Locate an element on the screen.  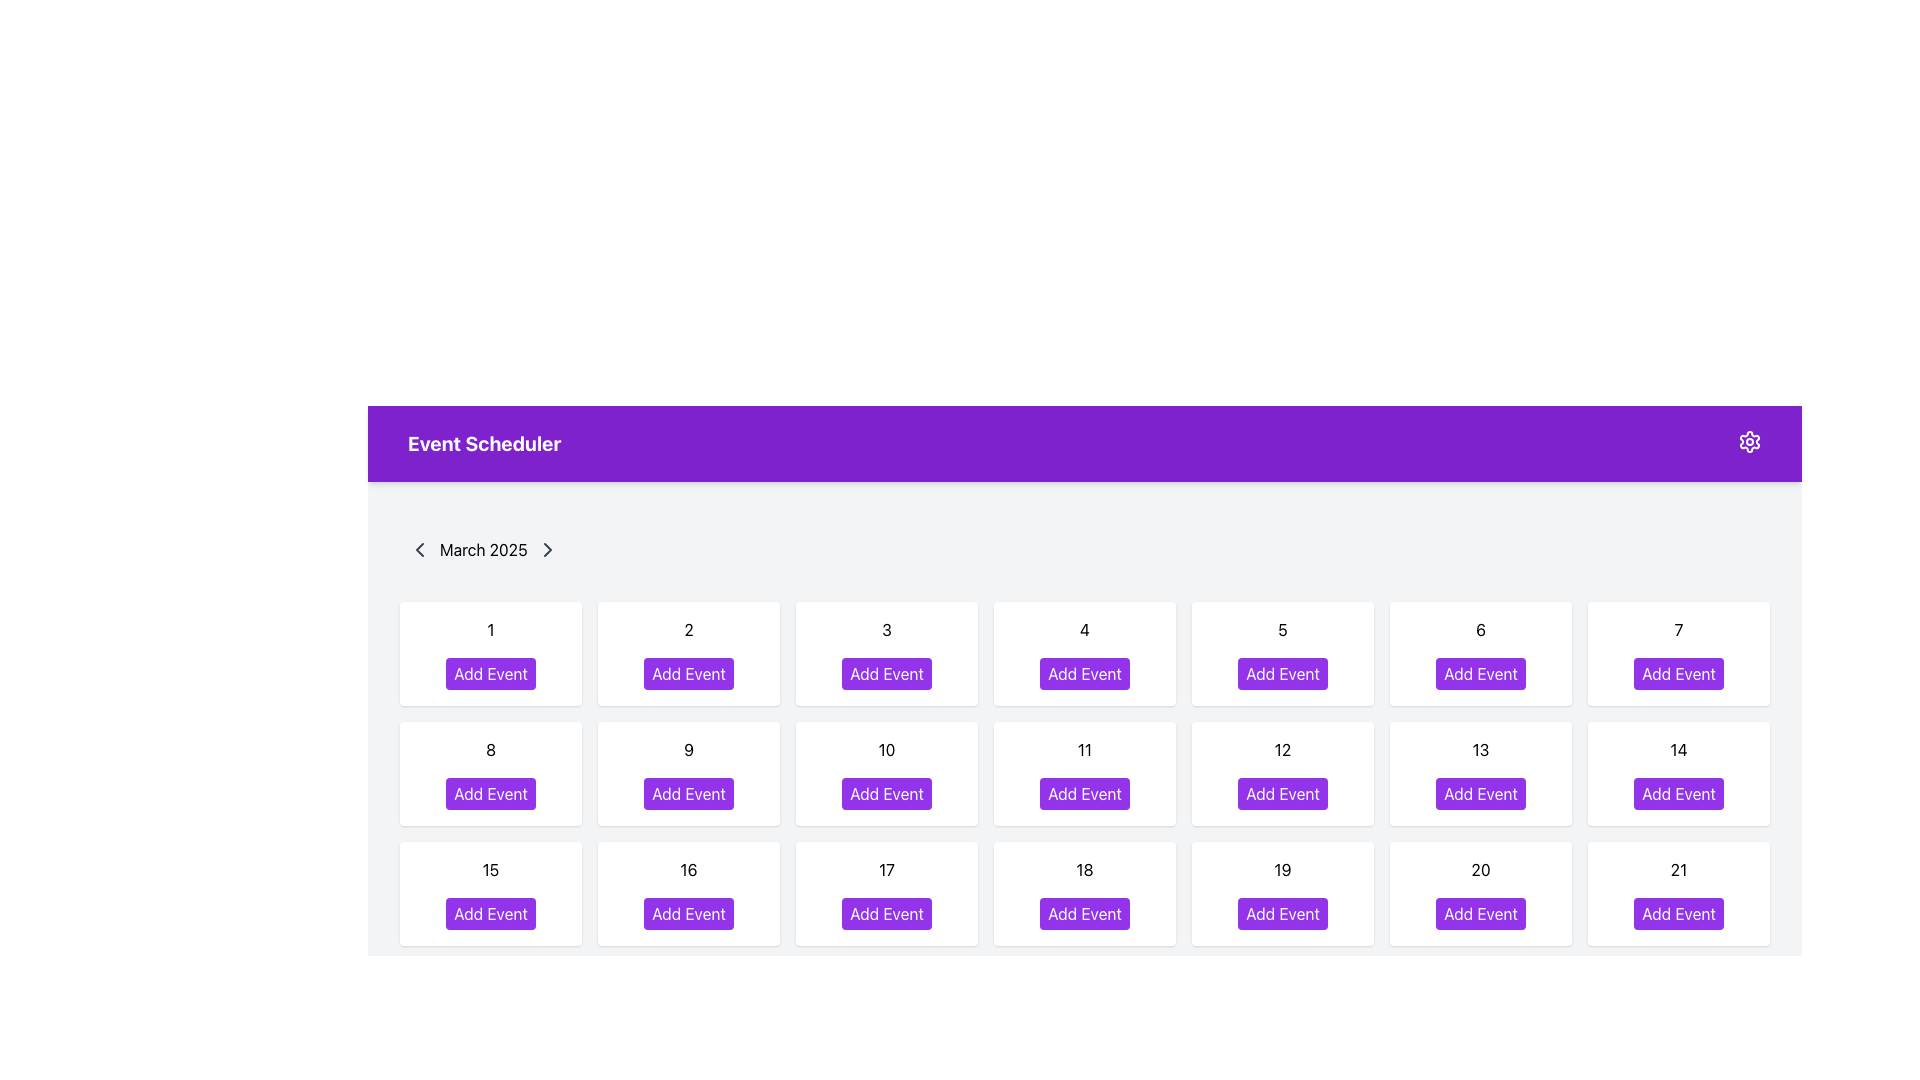
the calendar cell representing the date '10' is located at coordinates (886, 773).